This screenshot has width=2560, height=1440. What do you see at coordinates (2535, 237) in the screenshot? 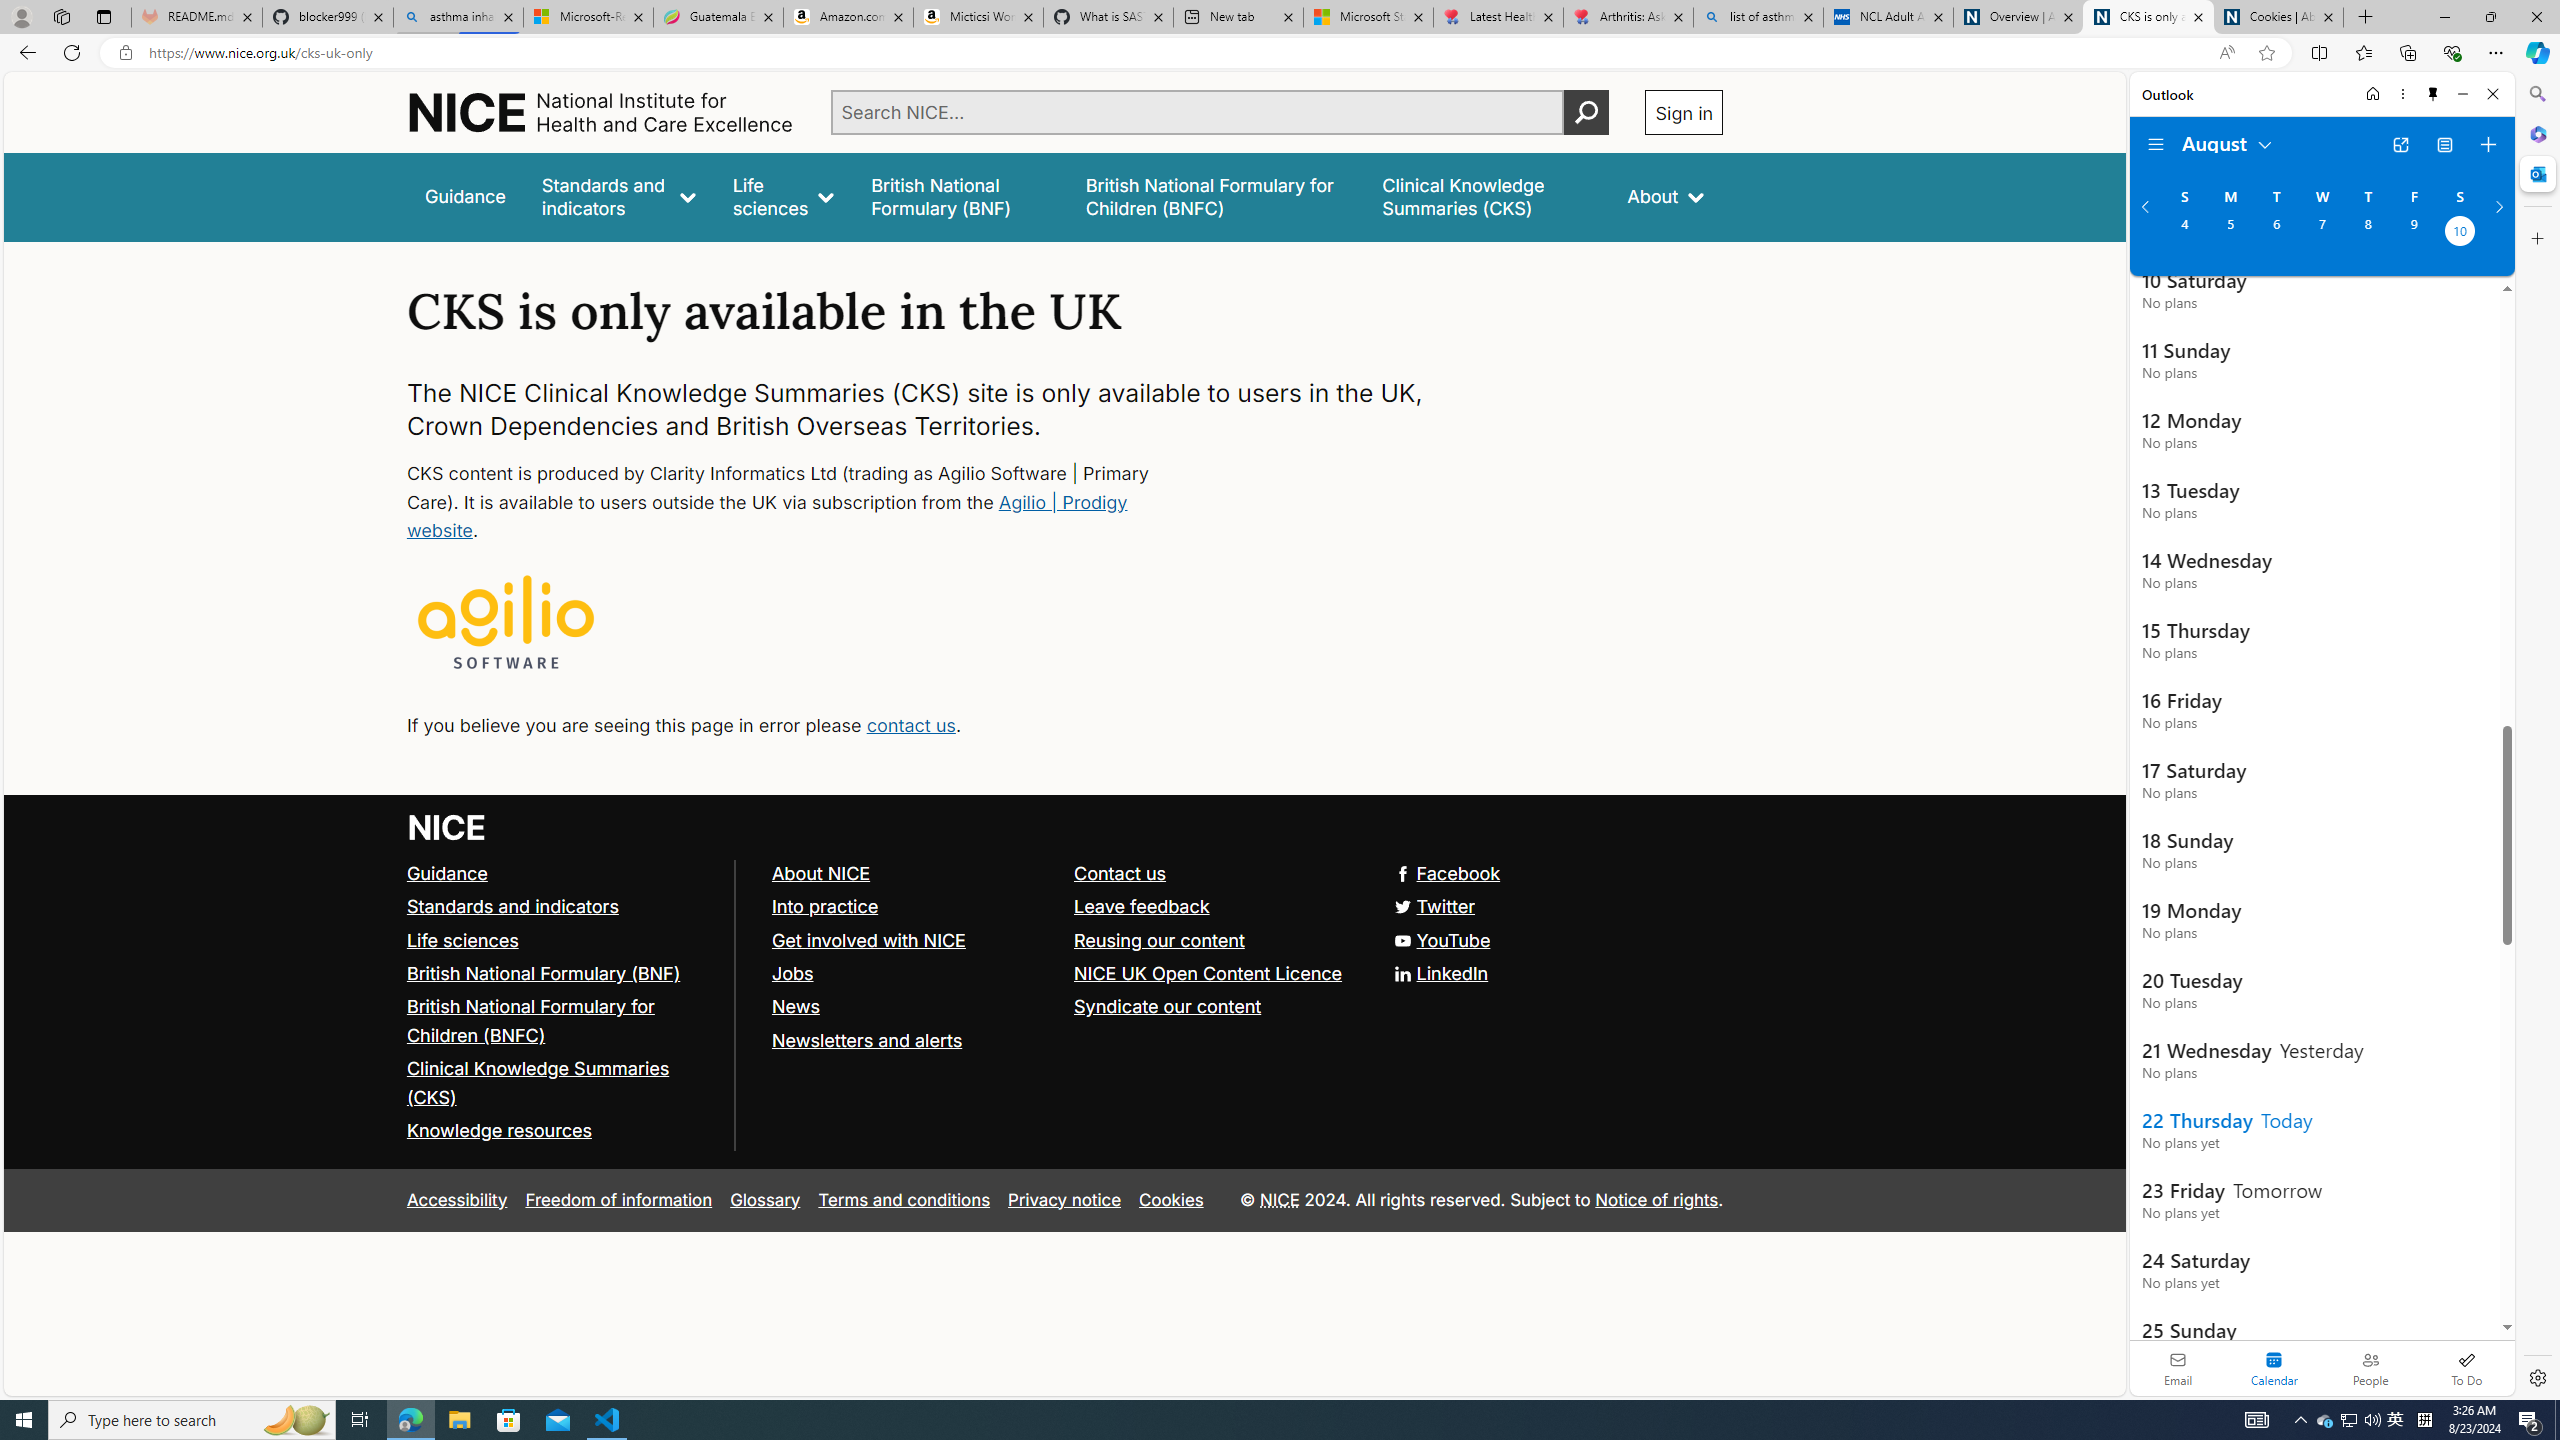
I see `'Close Customize pane'` at bounding box center [2535, 237].